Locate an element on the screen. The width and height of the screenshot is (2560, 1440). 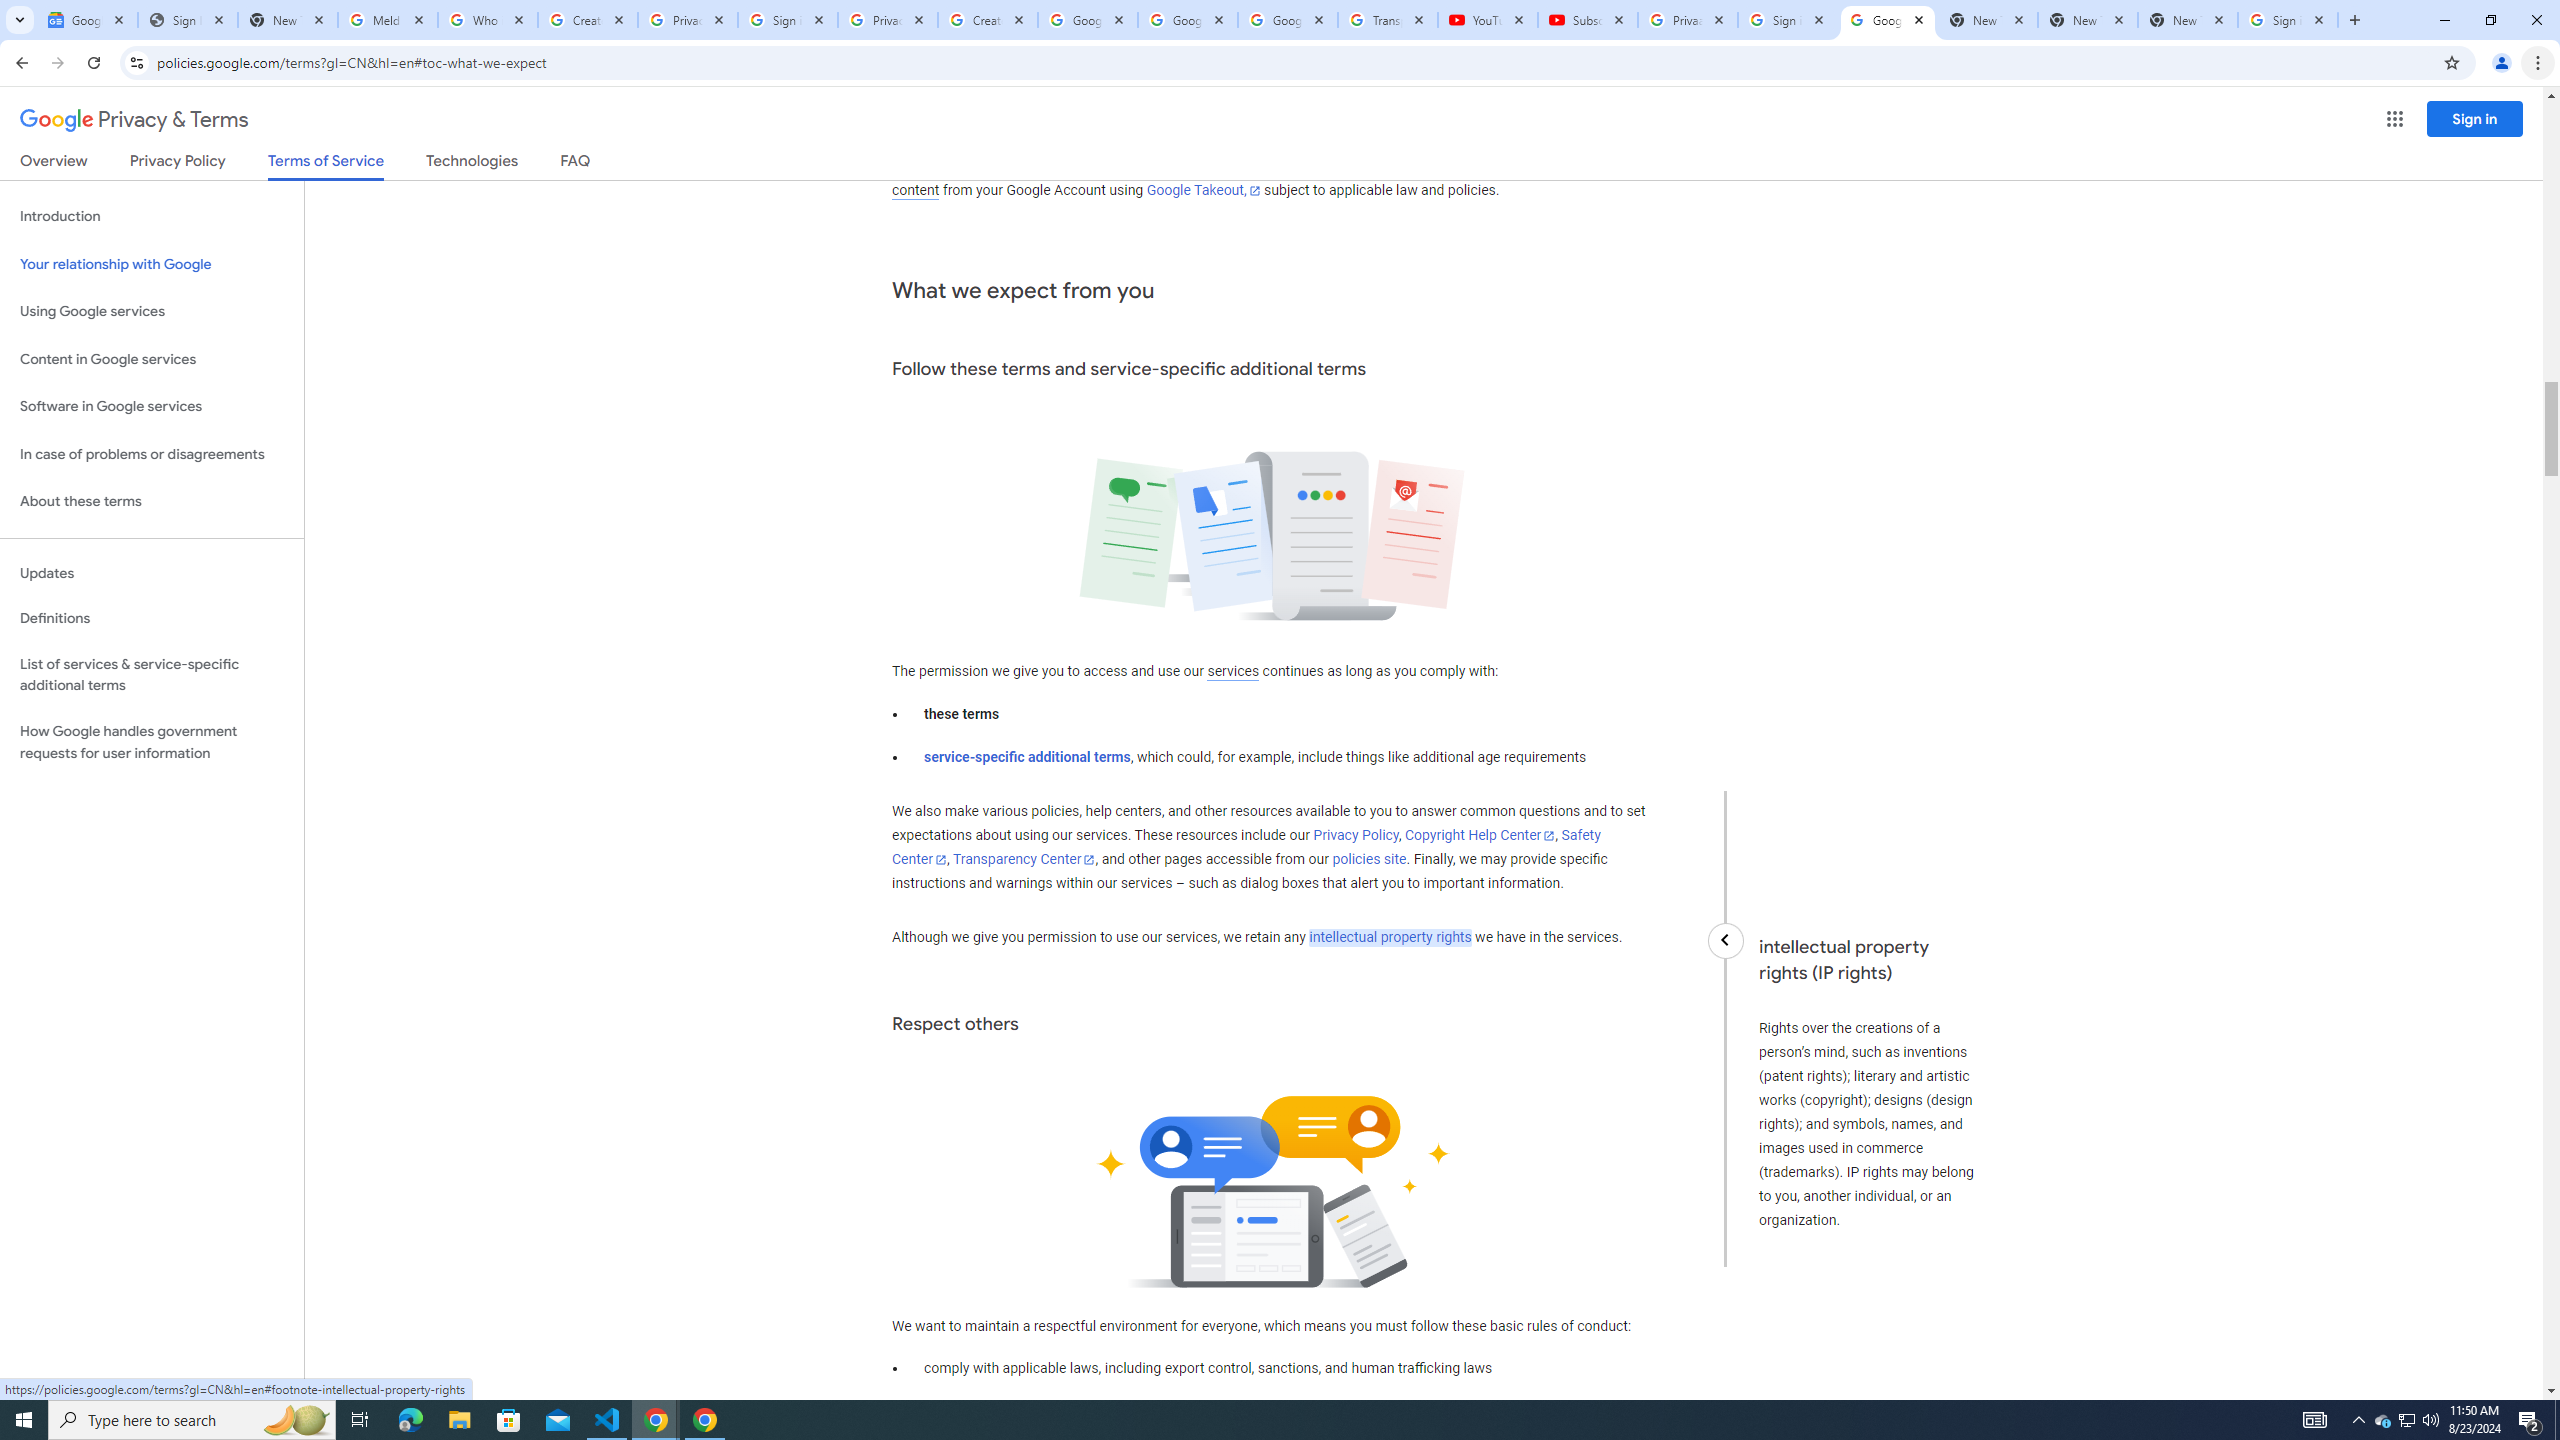
'Who is my administrator? - Google Account Help' is located at coordinates (488, 19).